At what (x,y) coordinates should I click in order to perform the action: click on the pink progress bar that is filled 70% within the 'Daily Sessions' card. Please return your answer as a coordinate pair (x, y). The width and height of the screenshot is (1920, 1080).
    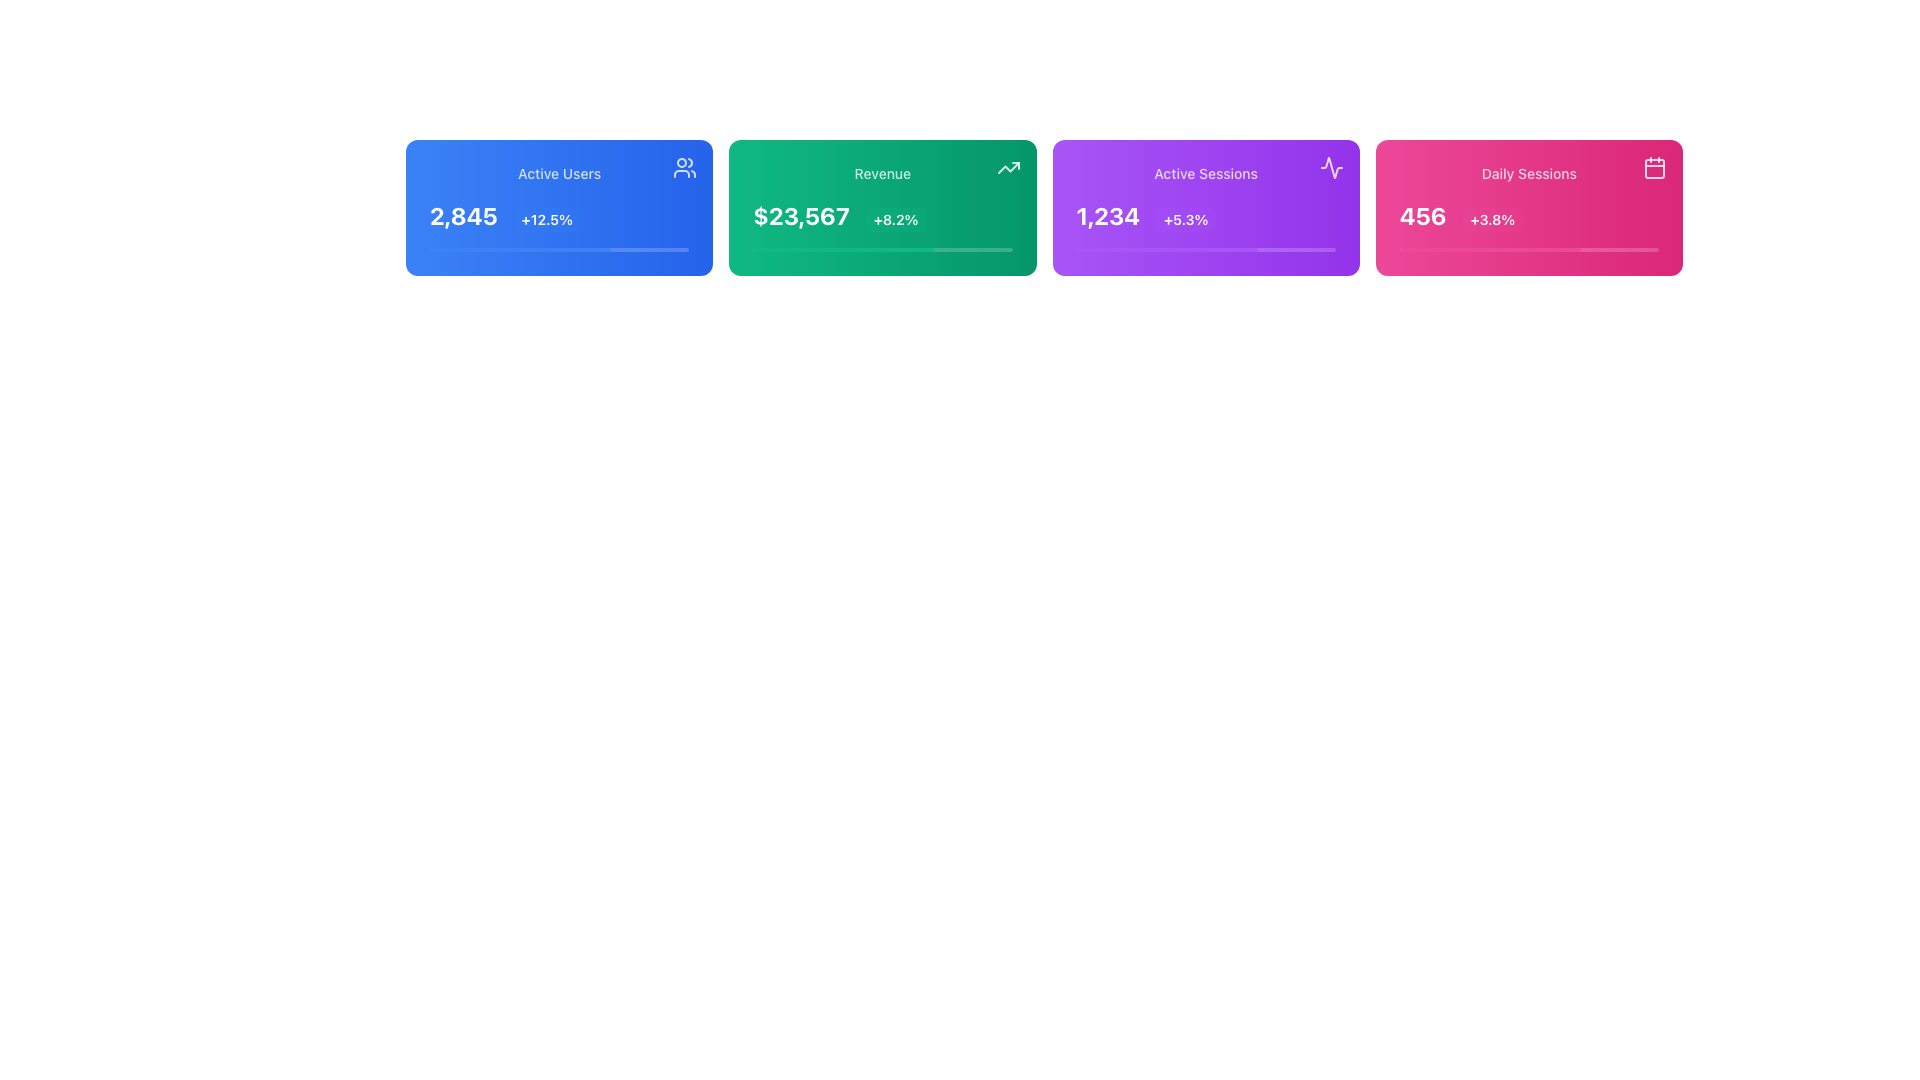
    Looking at the image, I should click on (1490, 249).